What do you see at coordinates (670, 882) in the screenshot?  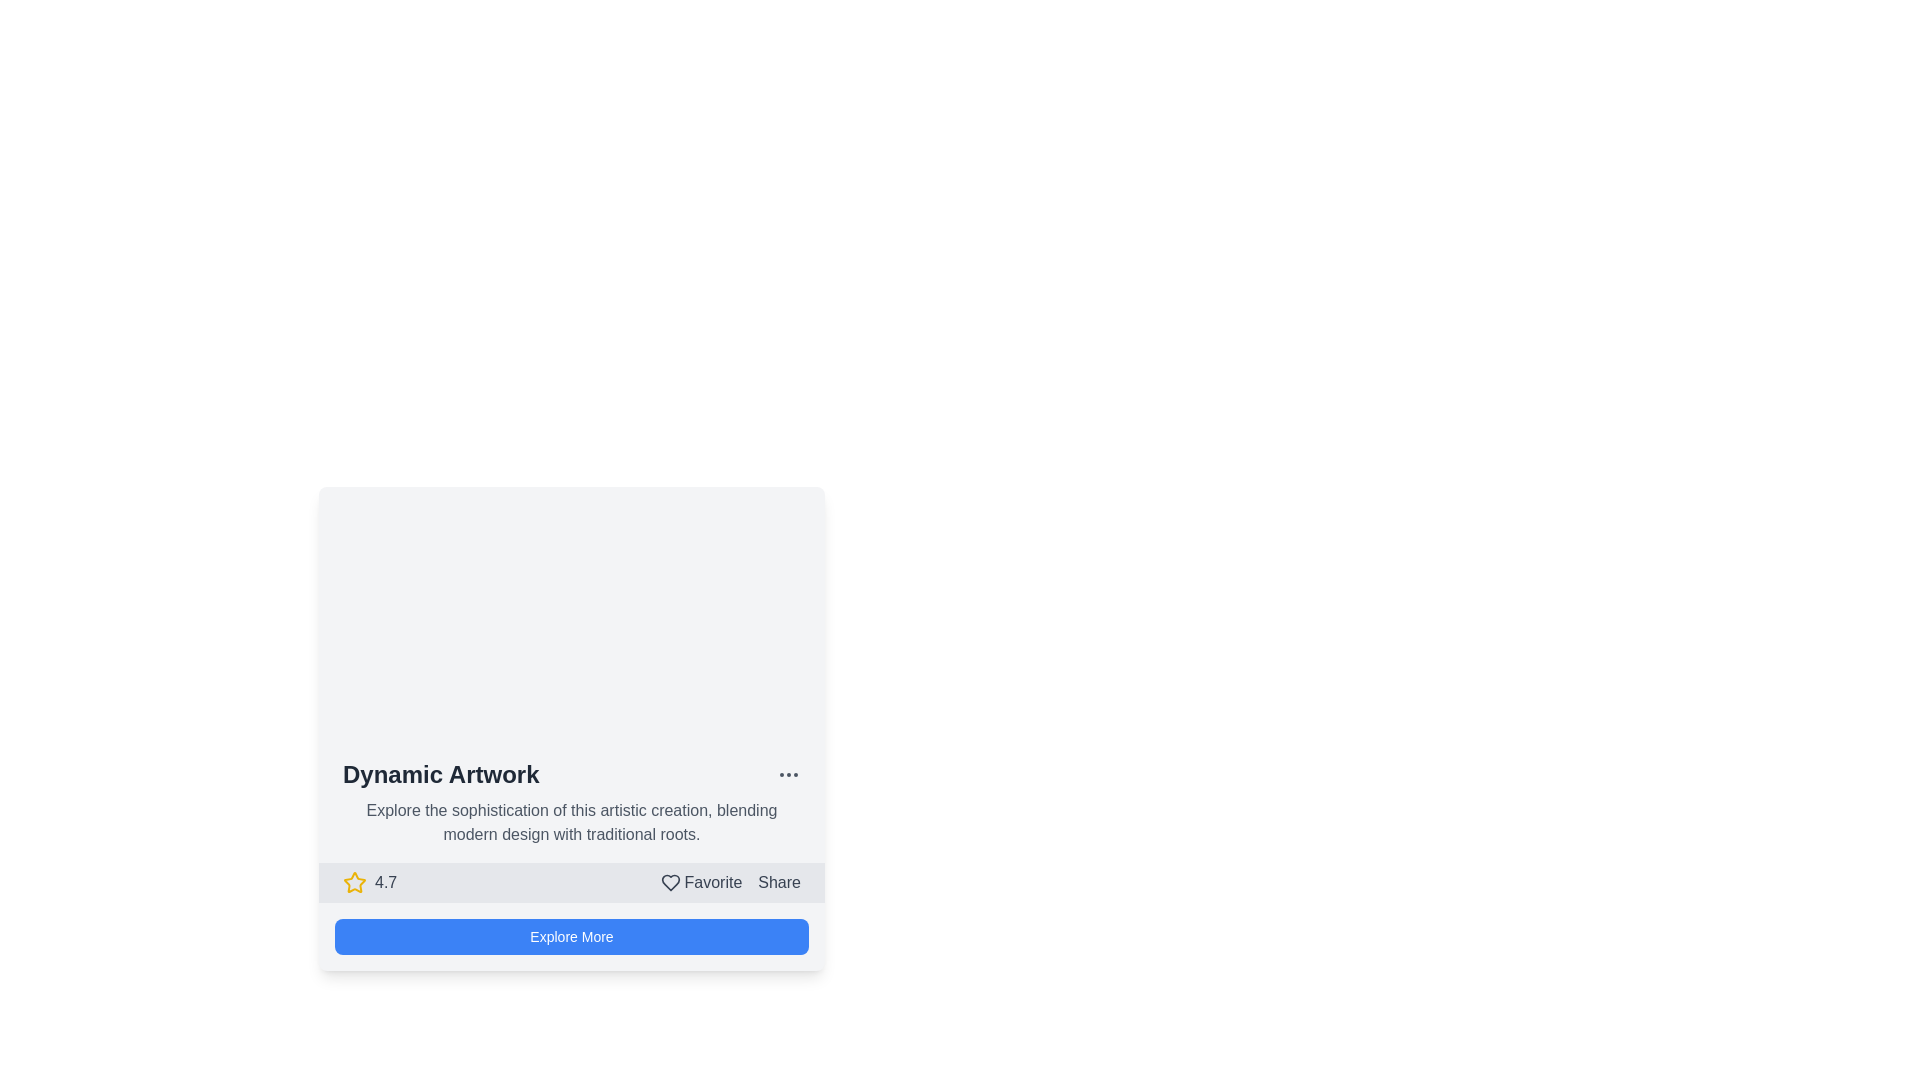 I see `the 'Favorite' heart icon located in the middle section of the card` at bounding box center [670, 882].